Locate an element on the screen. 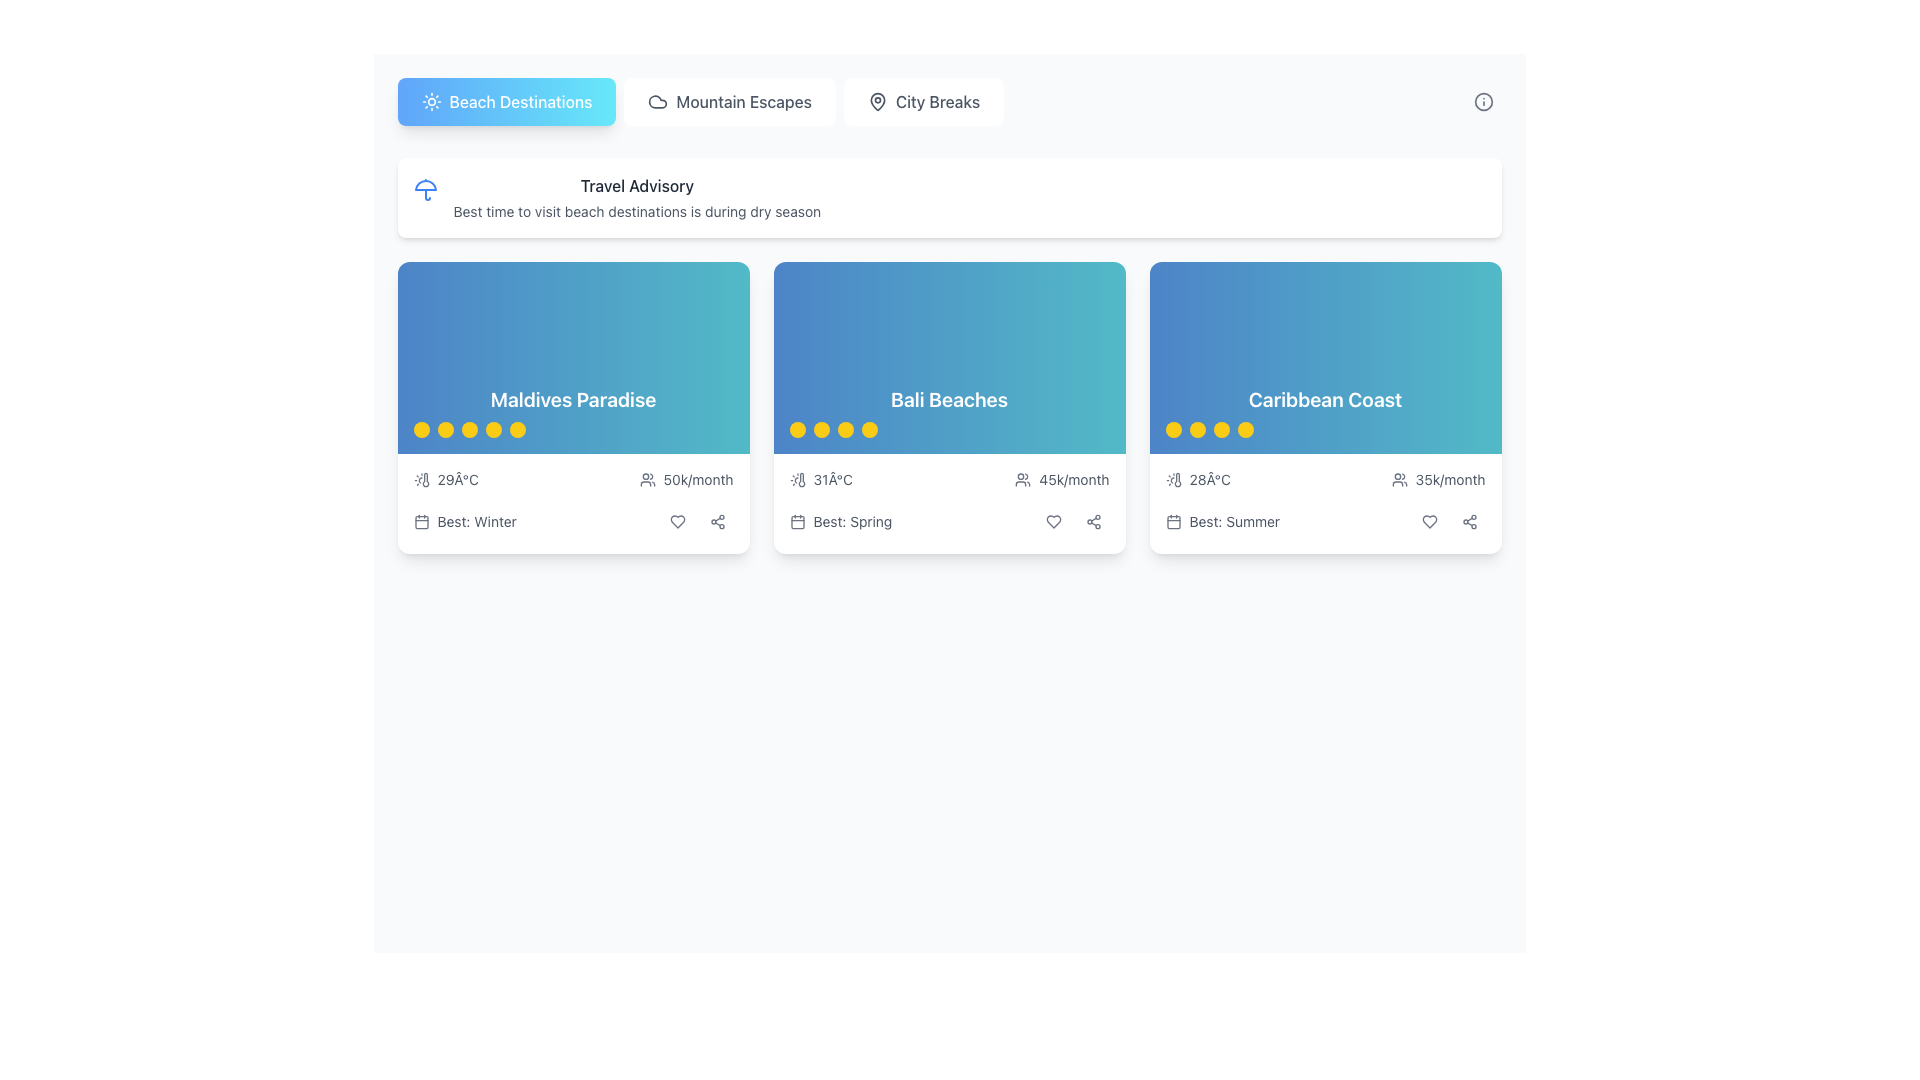  the text label that serves as the header for the Bali Beaches card is located at coordinates (948, 400).